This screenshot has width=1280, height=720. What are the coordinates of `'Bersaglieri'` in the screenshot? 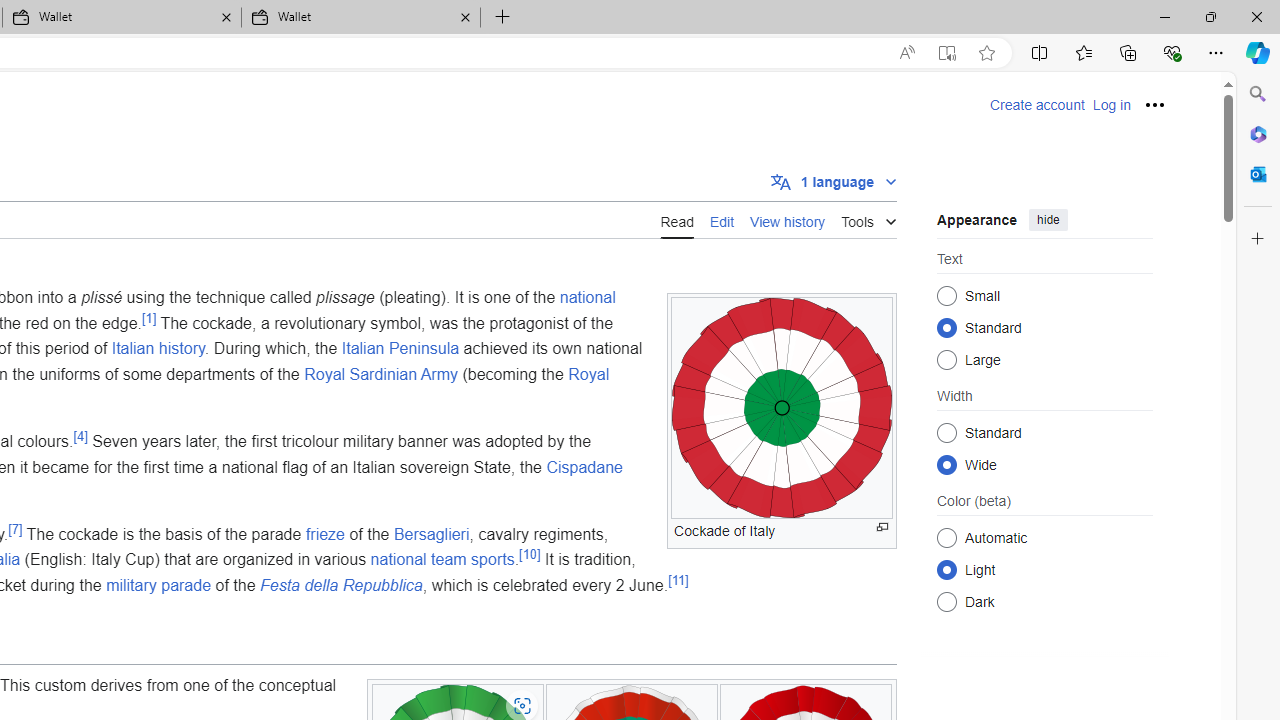 It's located at (430, 532).